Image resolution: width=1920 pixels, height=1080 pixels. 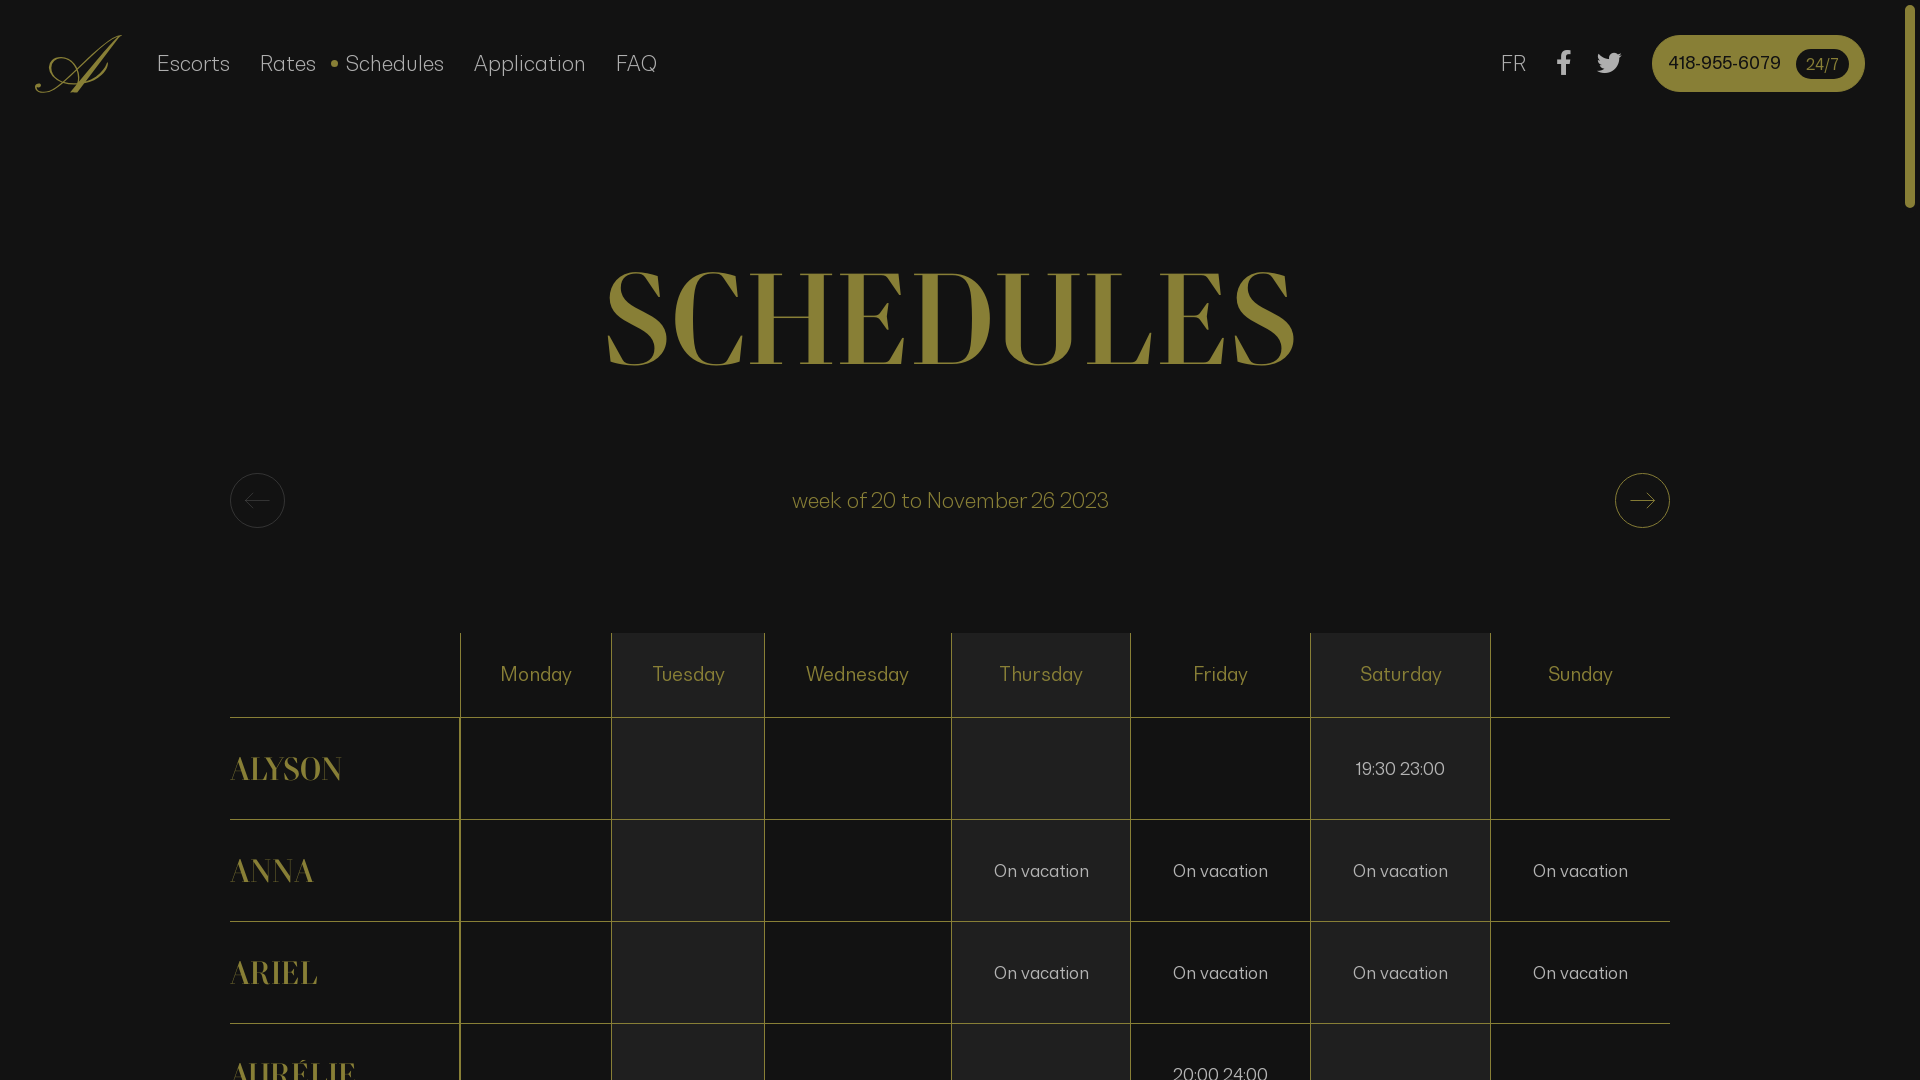 What do you see at coordinates (394, 63) in the screenshot?
I see `'Schedules'` at bounding box center [394, 63].